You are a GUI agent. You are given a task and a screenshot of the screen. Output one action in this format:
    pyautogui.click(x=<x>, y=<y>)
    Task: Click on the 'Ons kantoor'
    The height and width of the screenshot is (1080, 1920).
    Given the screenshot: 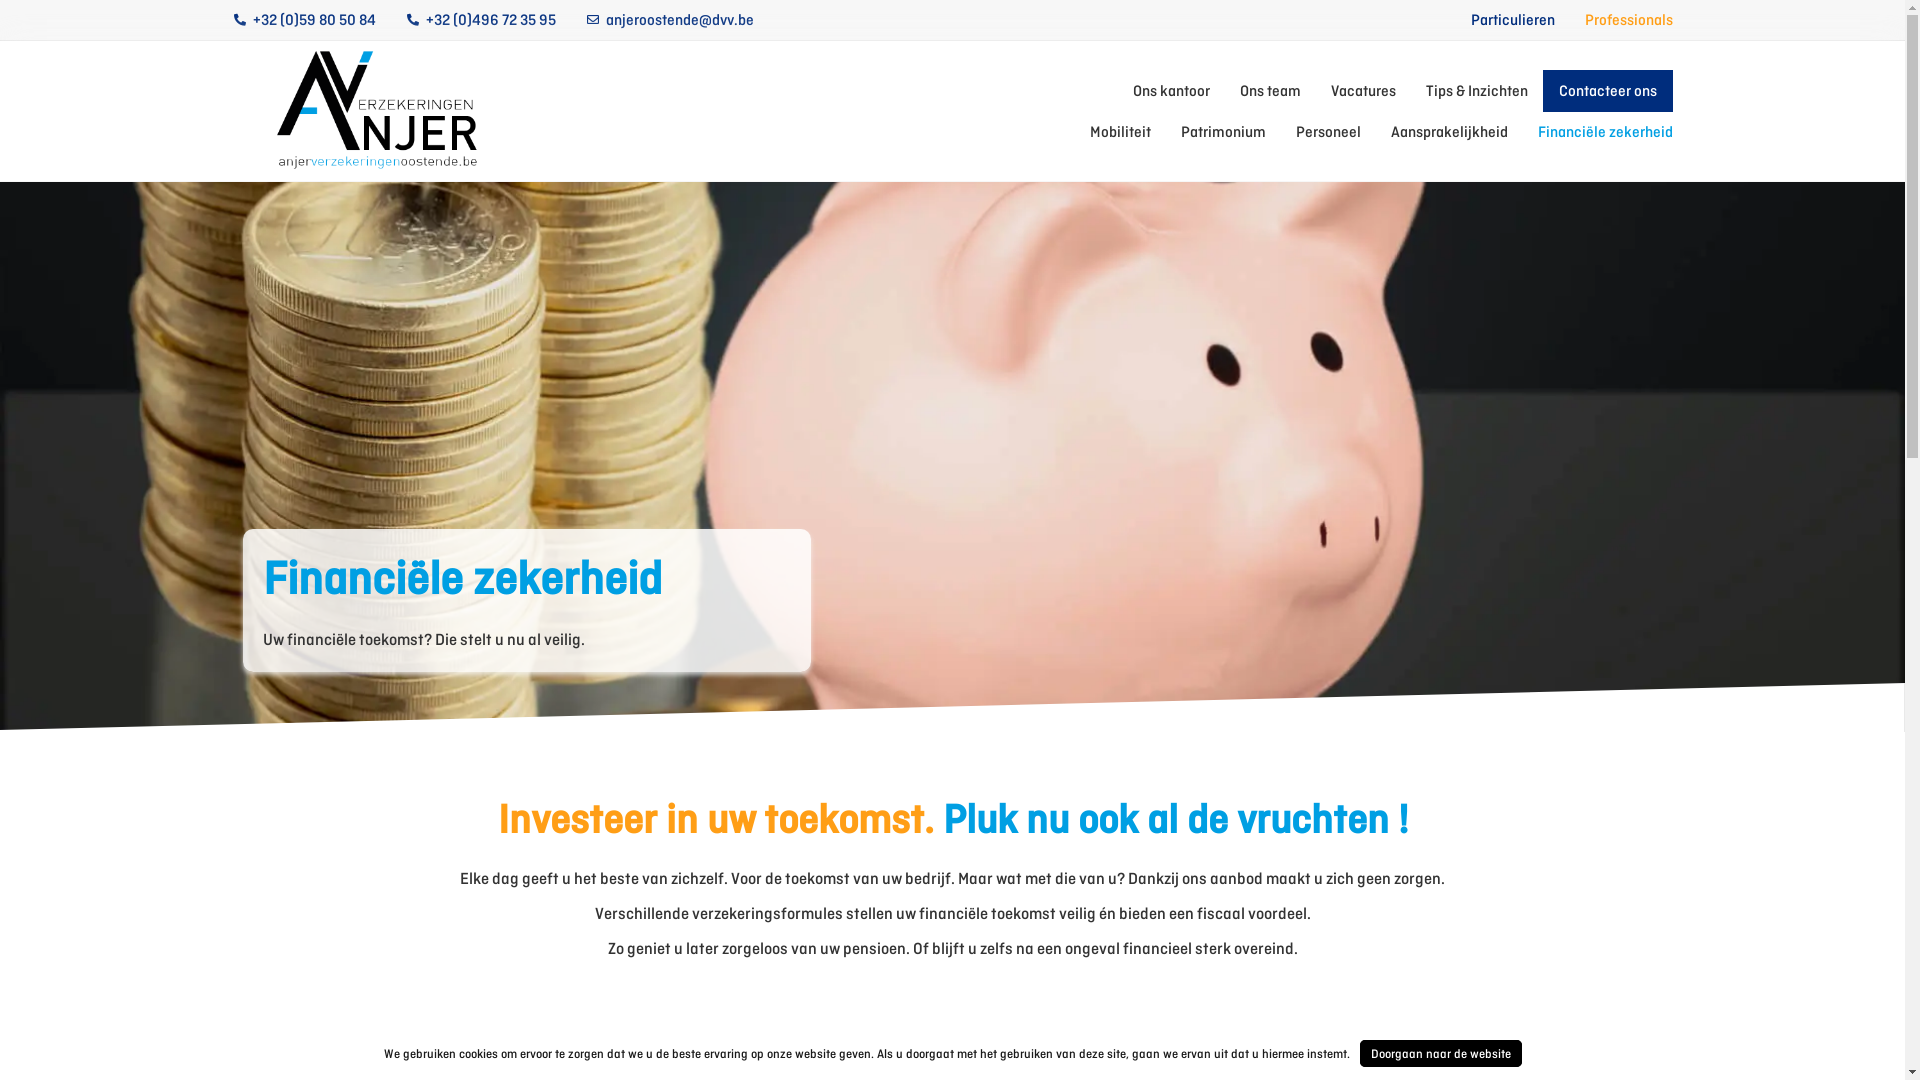 What is the action you would take?
    pyautogui.click(x=1132, y=91)
    